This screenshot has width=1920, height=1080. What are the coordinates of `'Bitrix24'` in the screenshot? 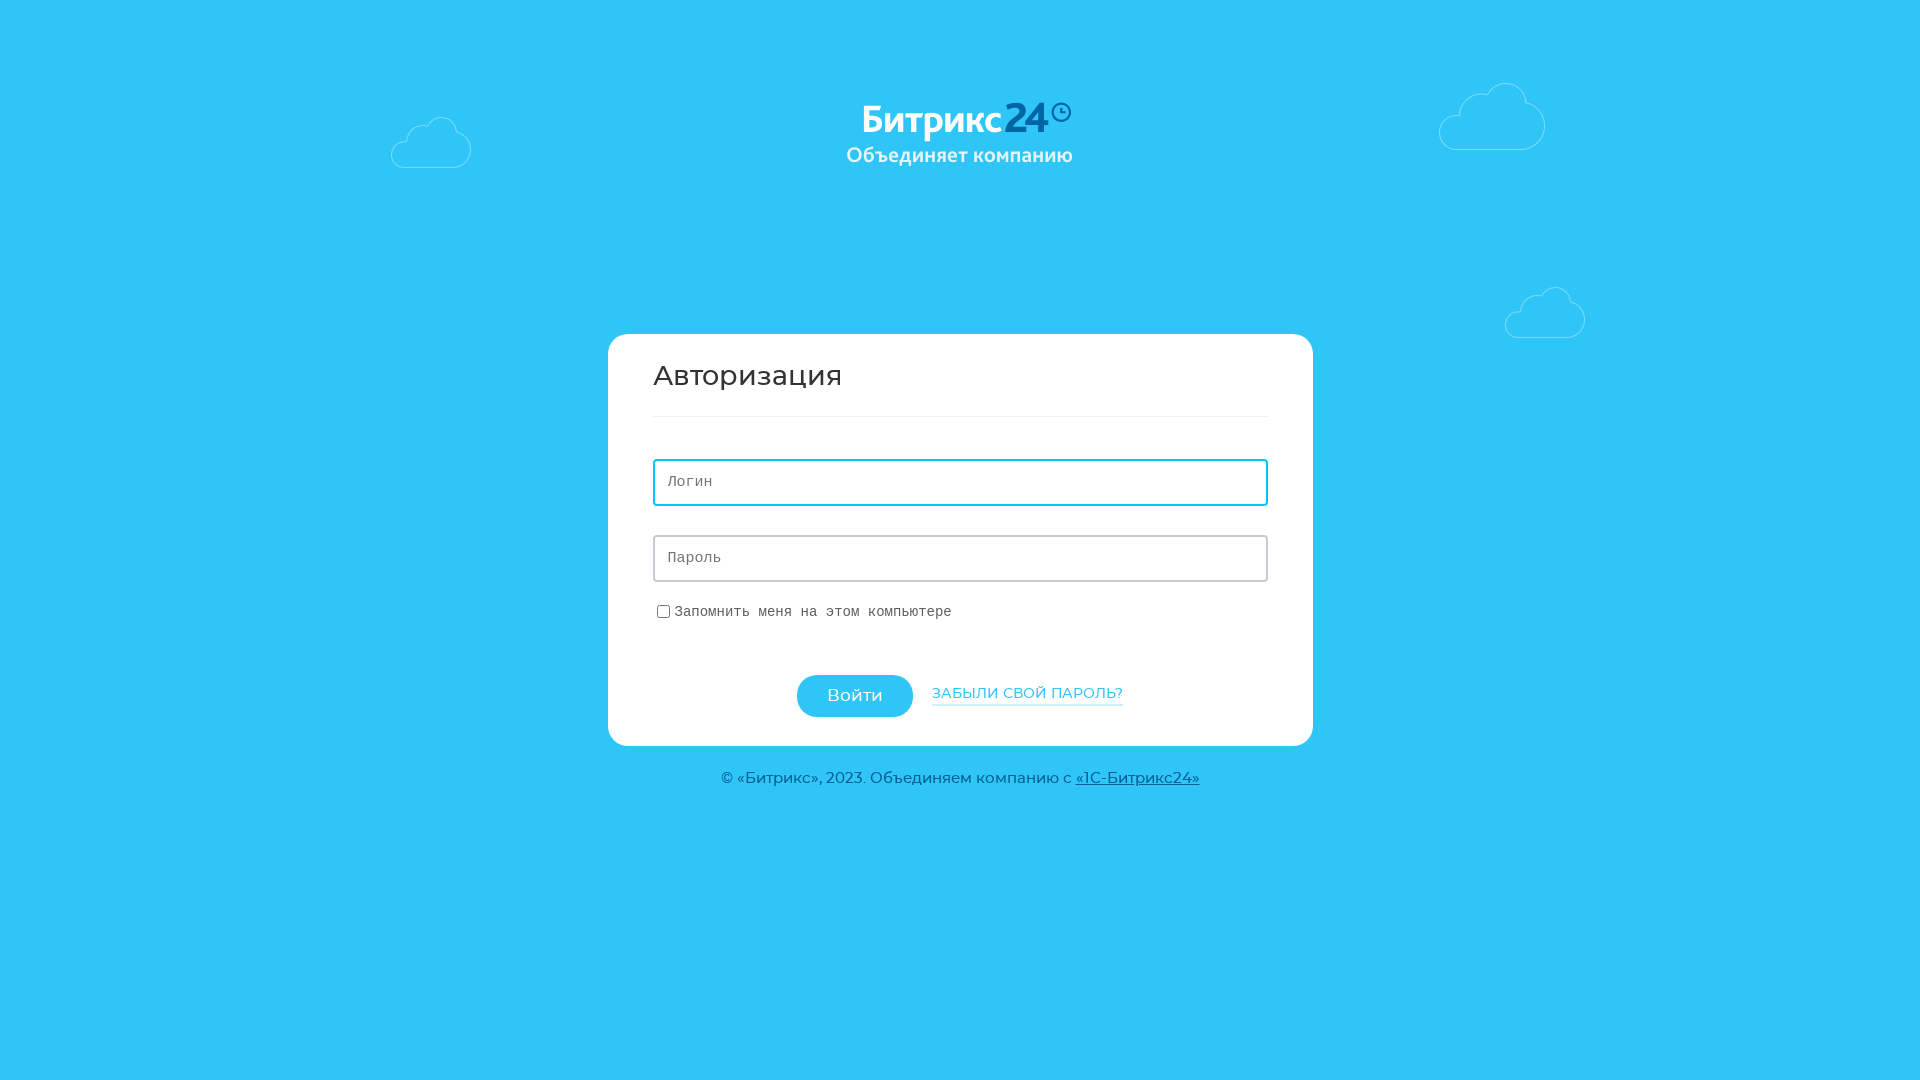 It's located at (960, 133).